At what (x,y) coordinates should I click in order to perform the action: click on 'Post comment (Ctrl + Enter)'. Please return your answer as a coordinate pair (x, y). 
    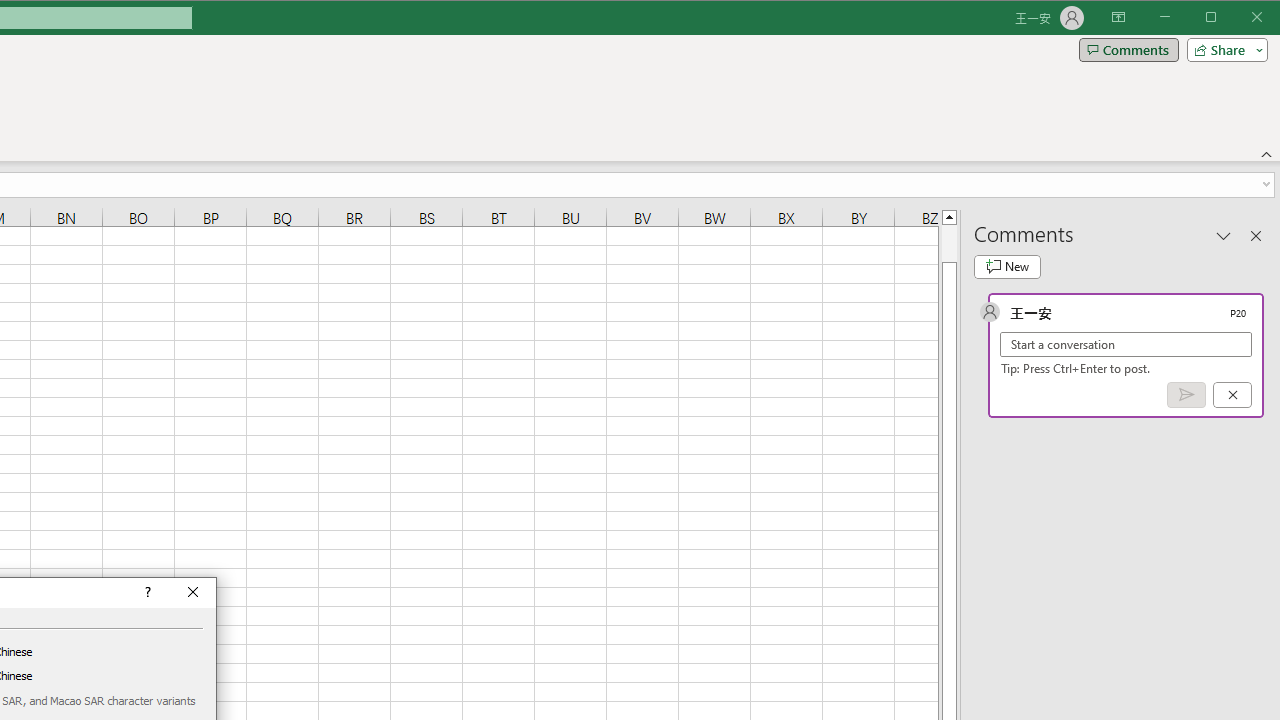
    Looking at the image, I should click on (1186, 395).